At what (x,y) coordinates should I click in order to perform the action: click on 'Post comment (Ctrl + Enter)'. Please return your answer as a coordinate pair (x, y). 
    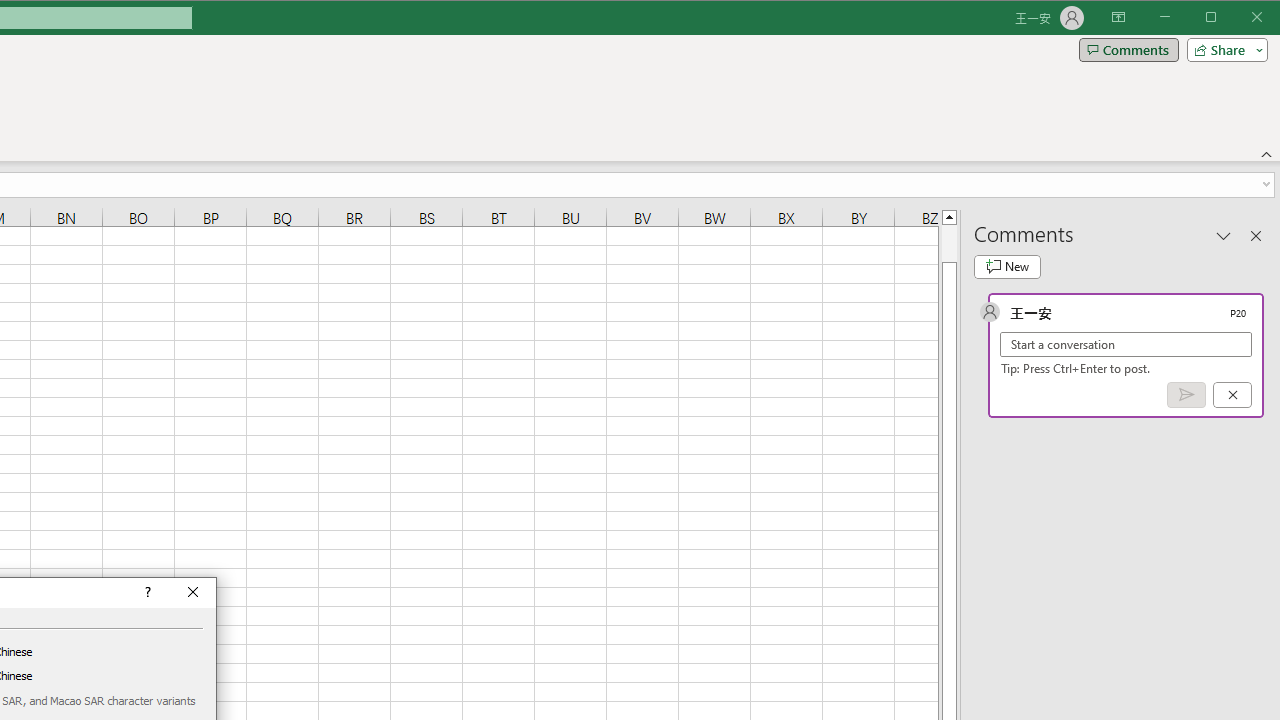
    Looking at the image, I should click on (1186, 395).